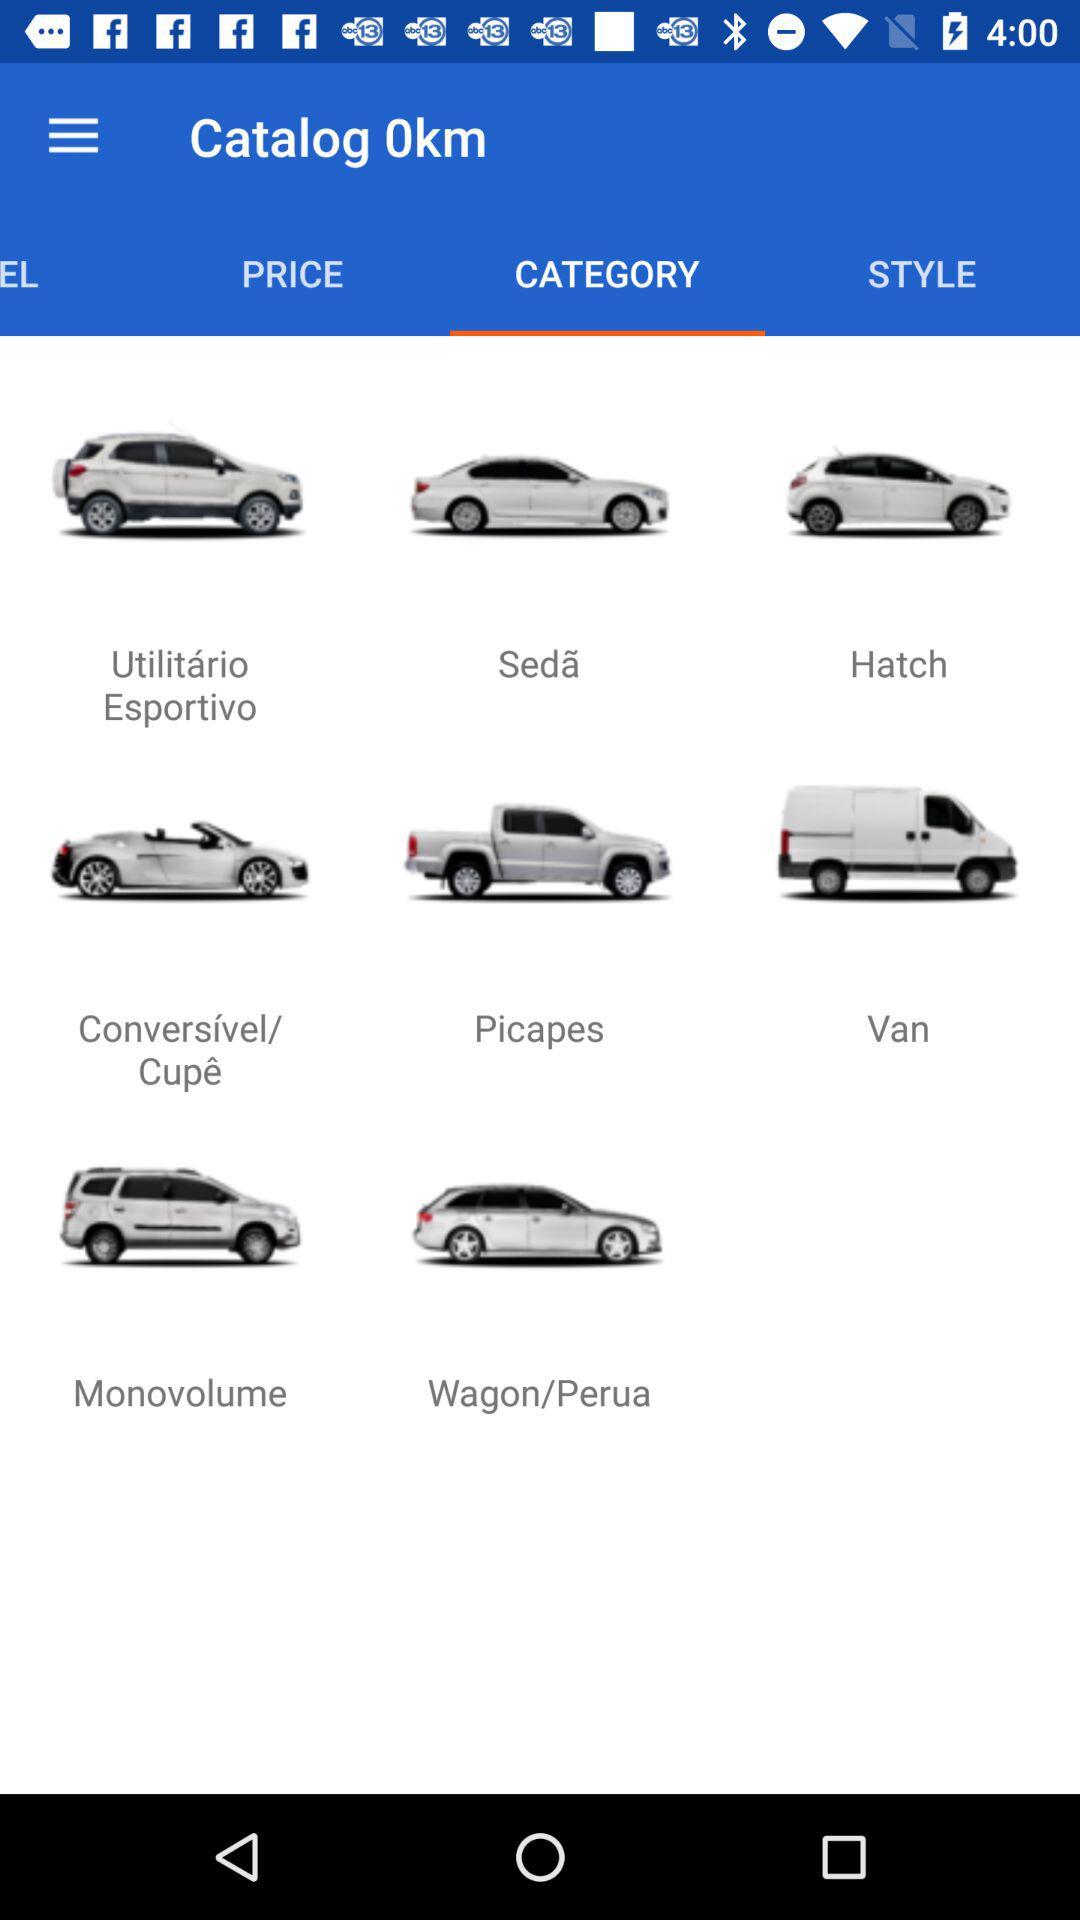 This screenshot has width=1080, height=1920. I want to click on the first image in the second row, so click(180, 844).